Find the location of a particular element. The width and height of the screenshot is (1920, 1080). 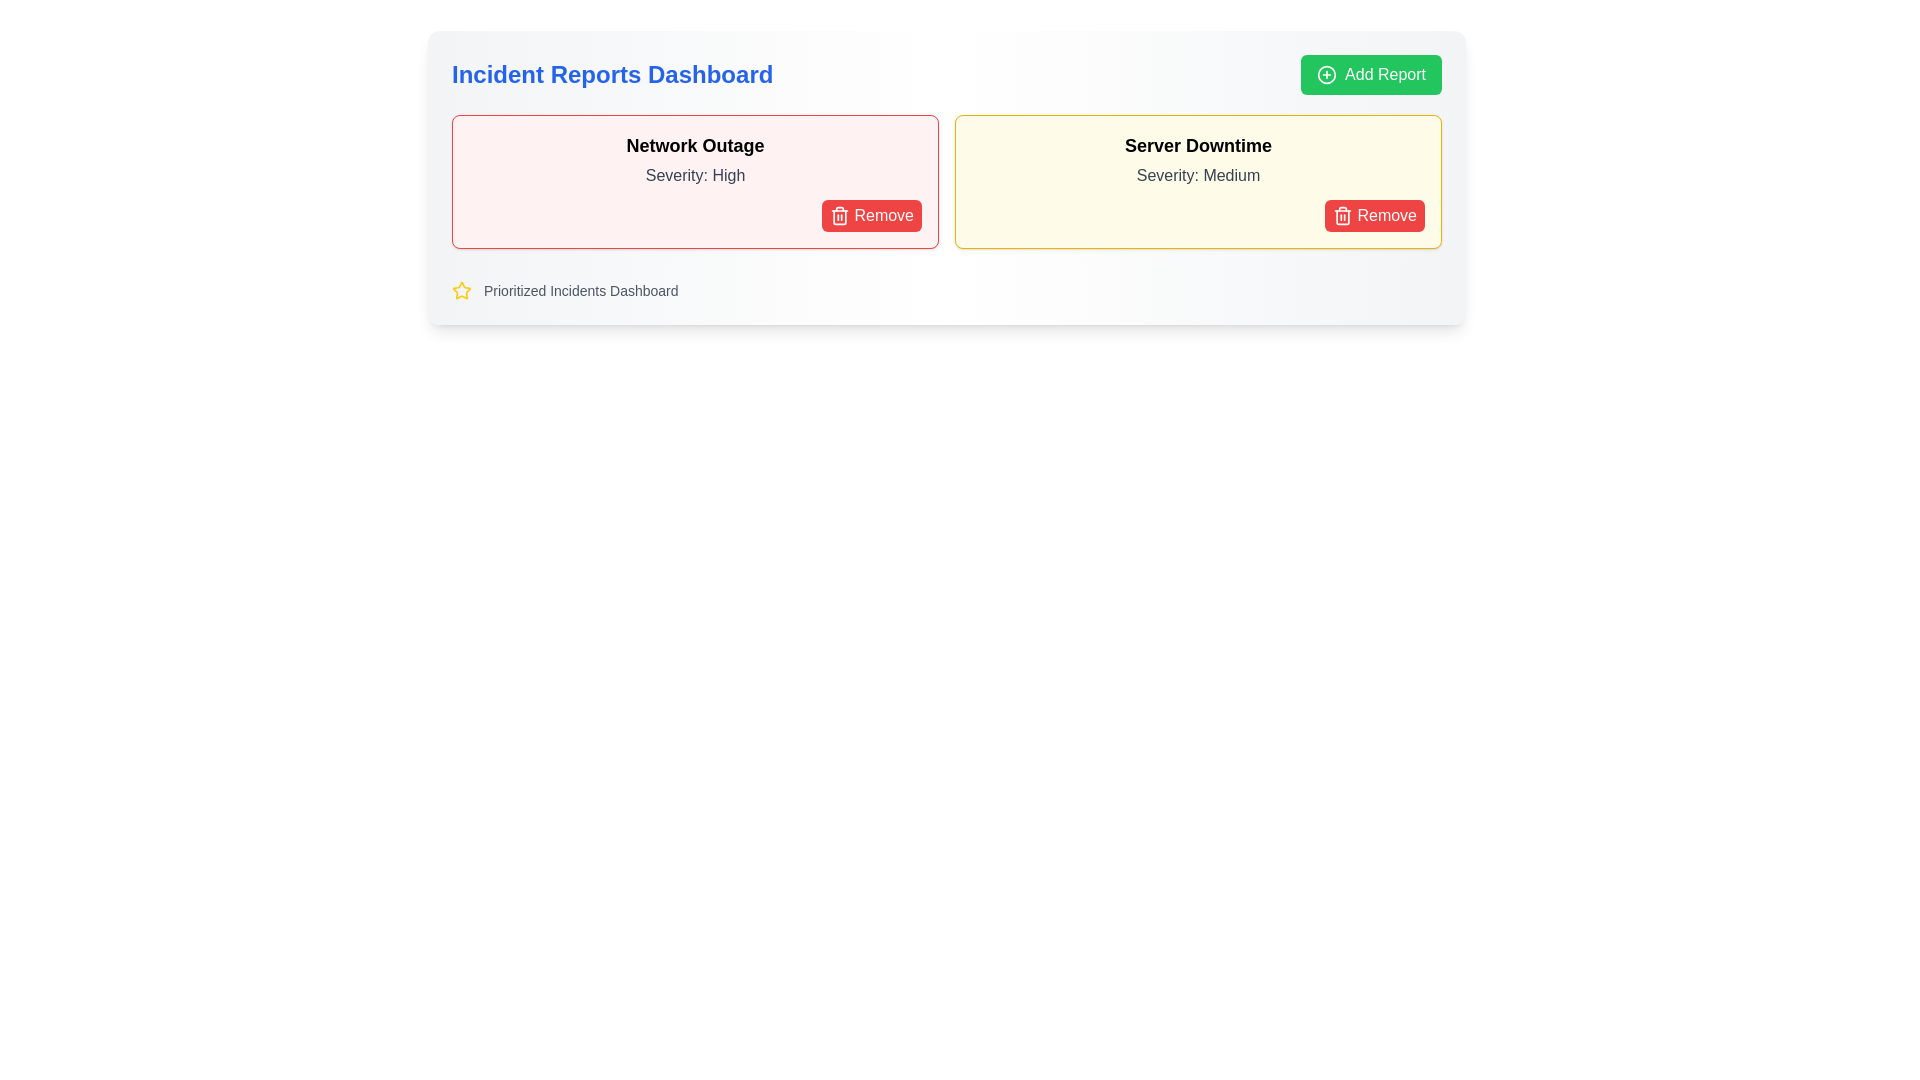

the static text label reading 'Severity: Medium' which is styled with medium-sized gray font on a light yellow background, located within the 'Server Downtime' card component is located at coordinates (1198, 175).